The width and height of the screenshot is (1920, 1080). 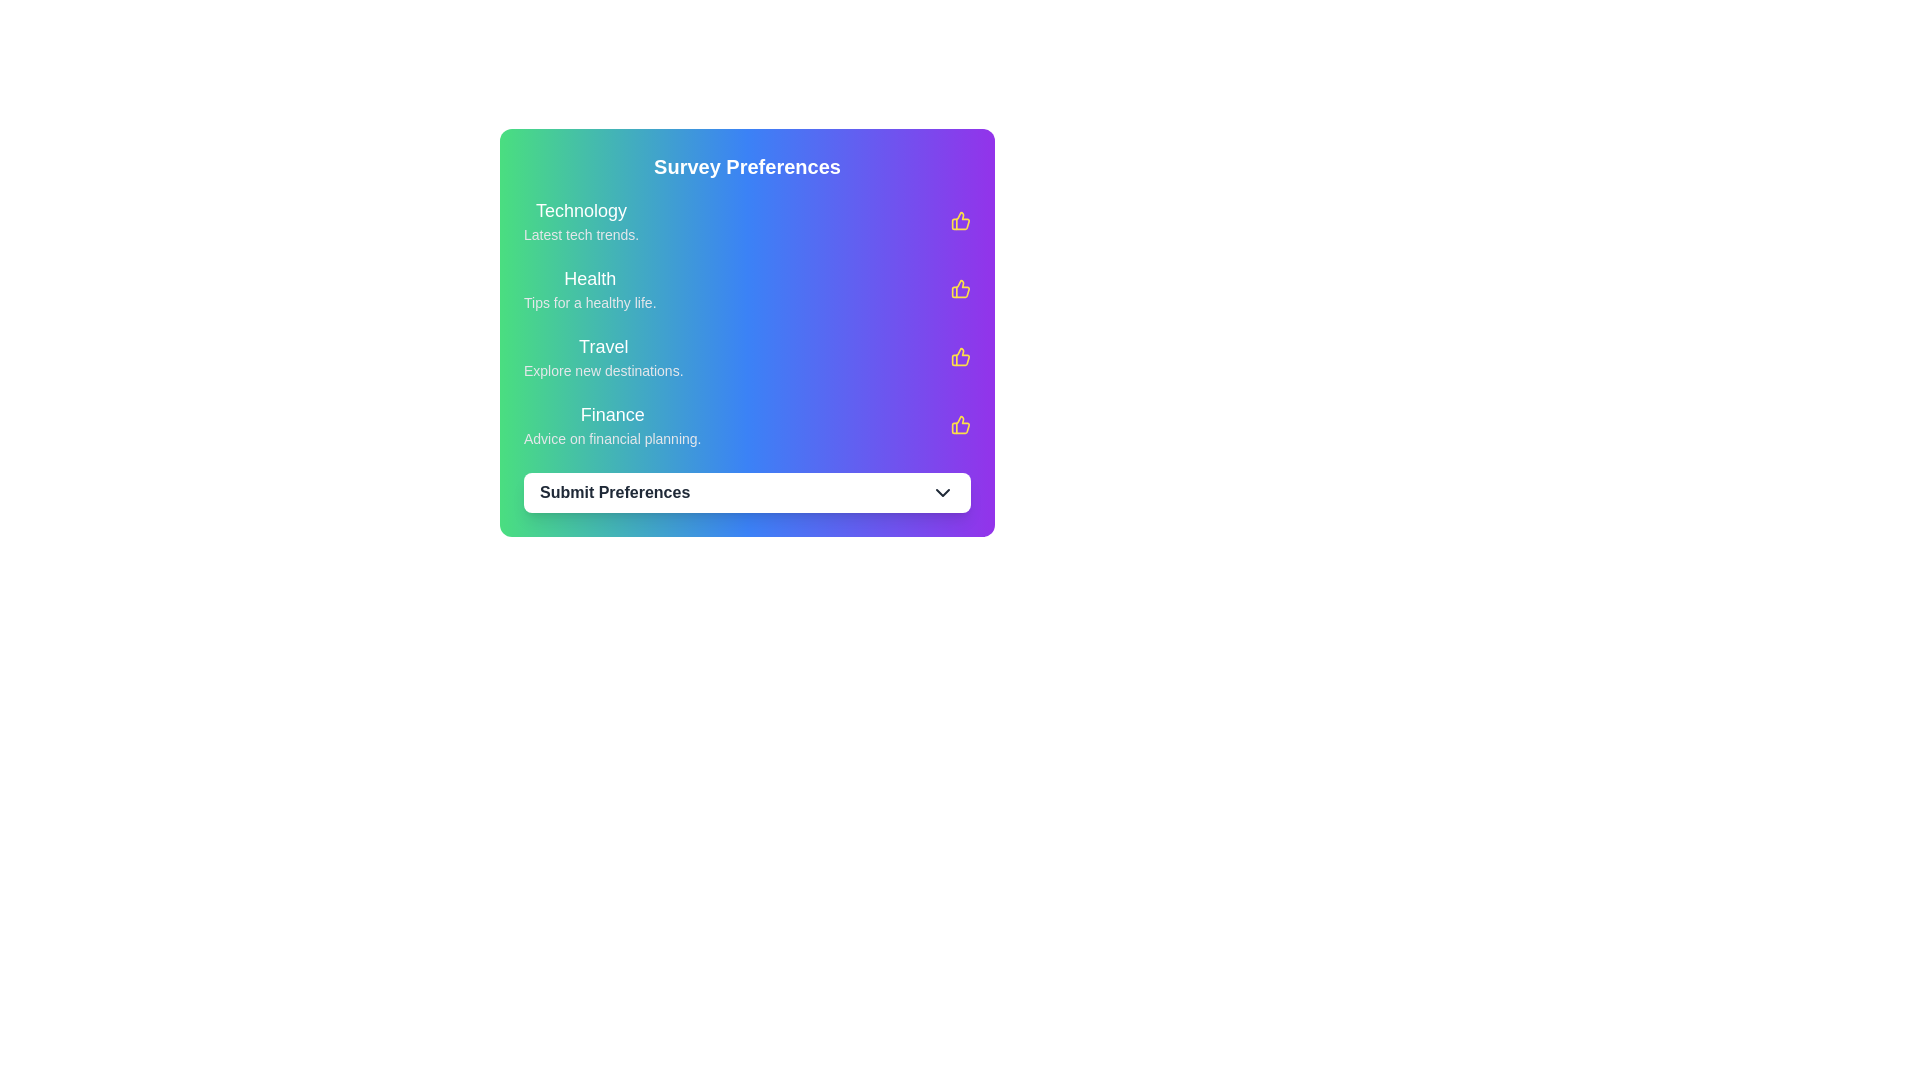 I want to click on the text label that displays 'Advice on financial planning.' located under the 'Finance' text in the 'Survey Preferences' section, so click(x=611, y=438).